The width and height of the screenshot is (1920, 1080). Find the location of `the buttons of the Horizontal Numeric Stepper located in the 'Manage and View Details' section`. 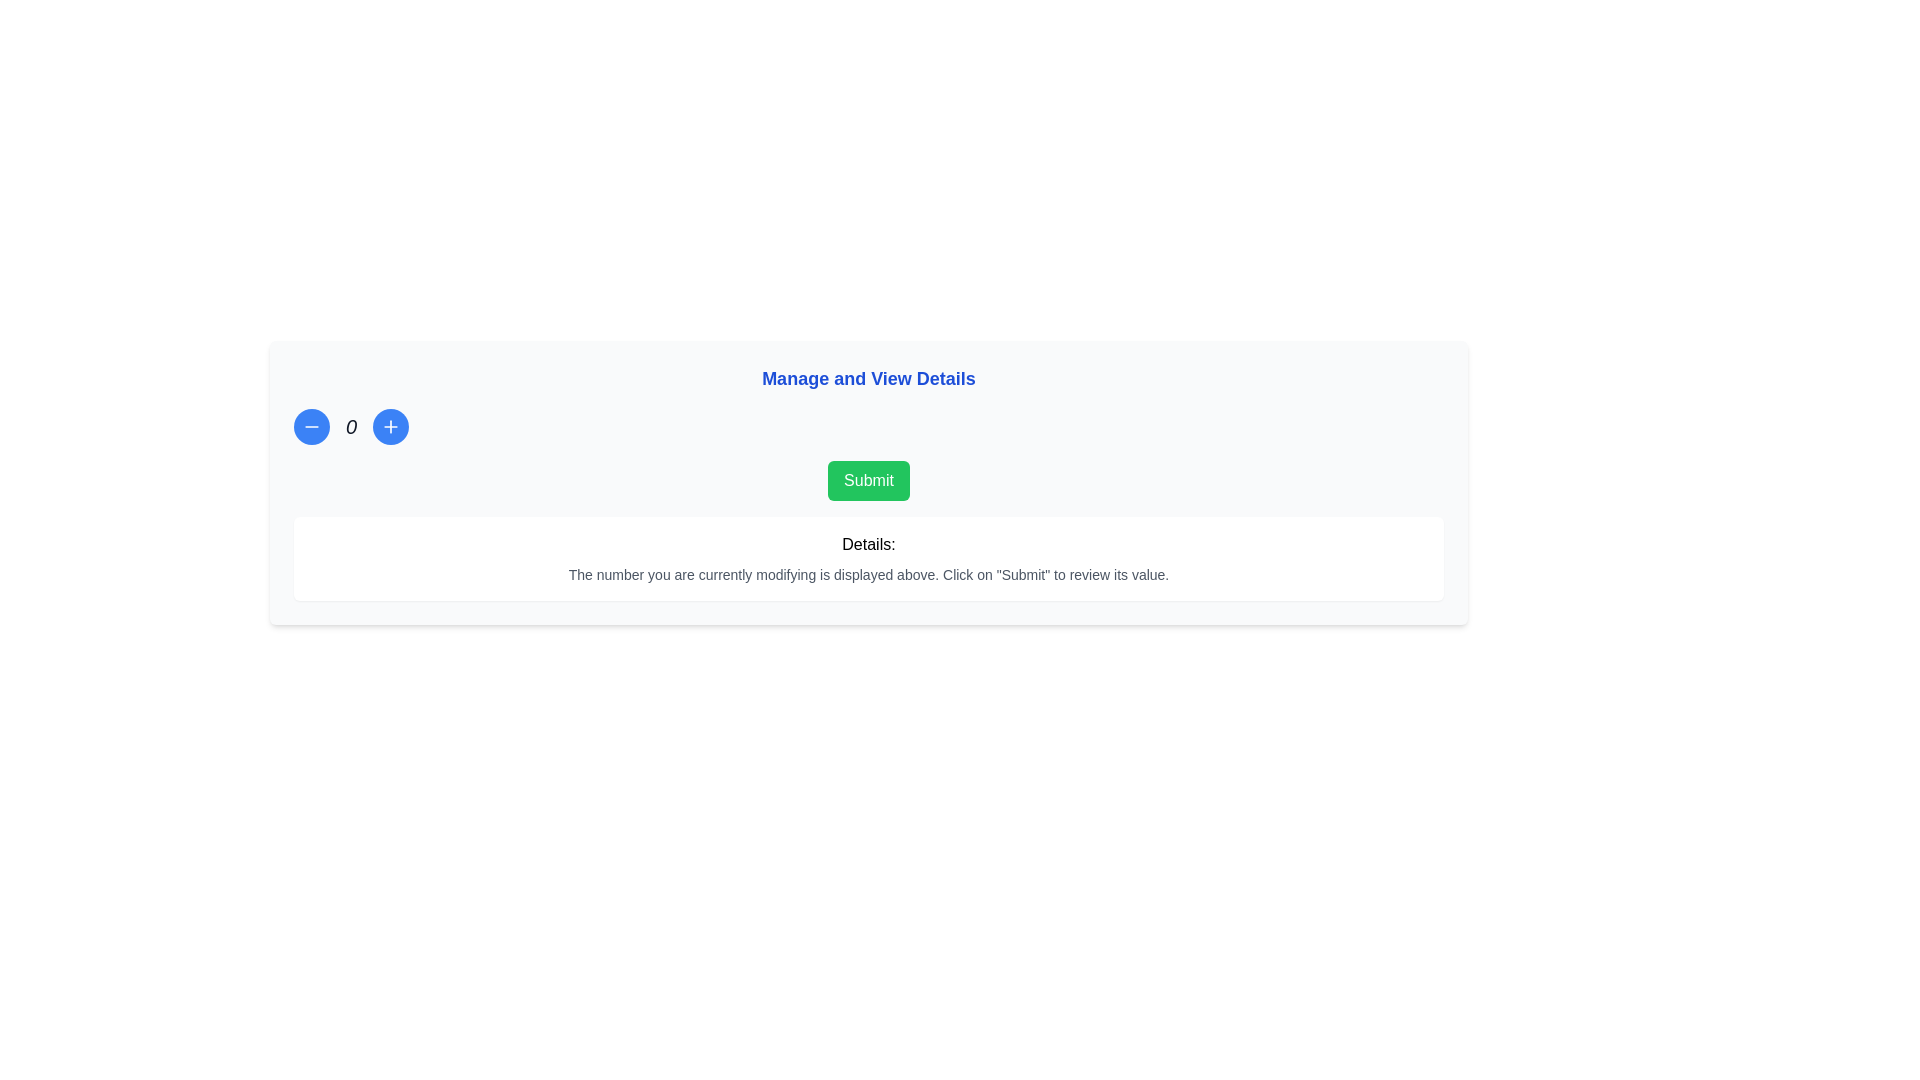

the buttons of the Horizontal Numeric Stepper located in the 'Manage and View Details' section is located at coordinates (868, 426).